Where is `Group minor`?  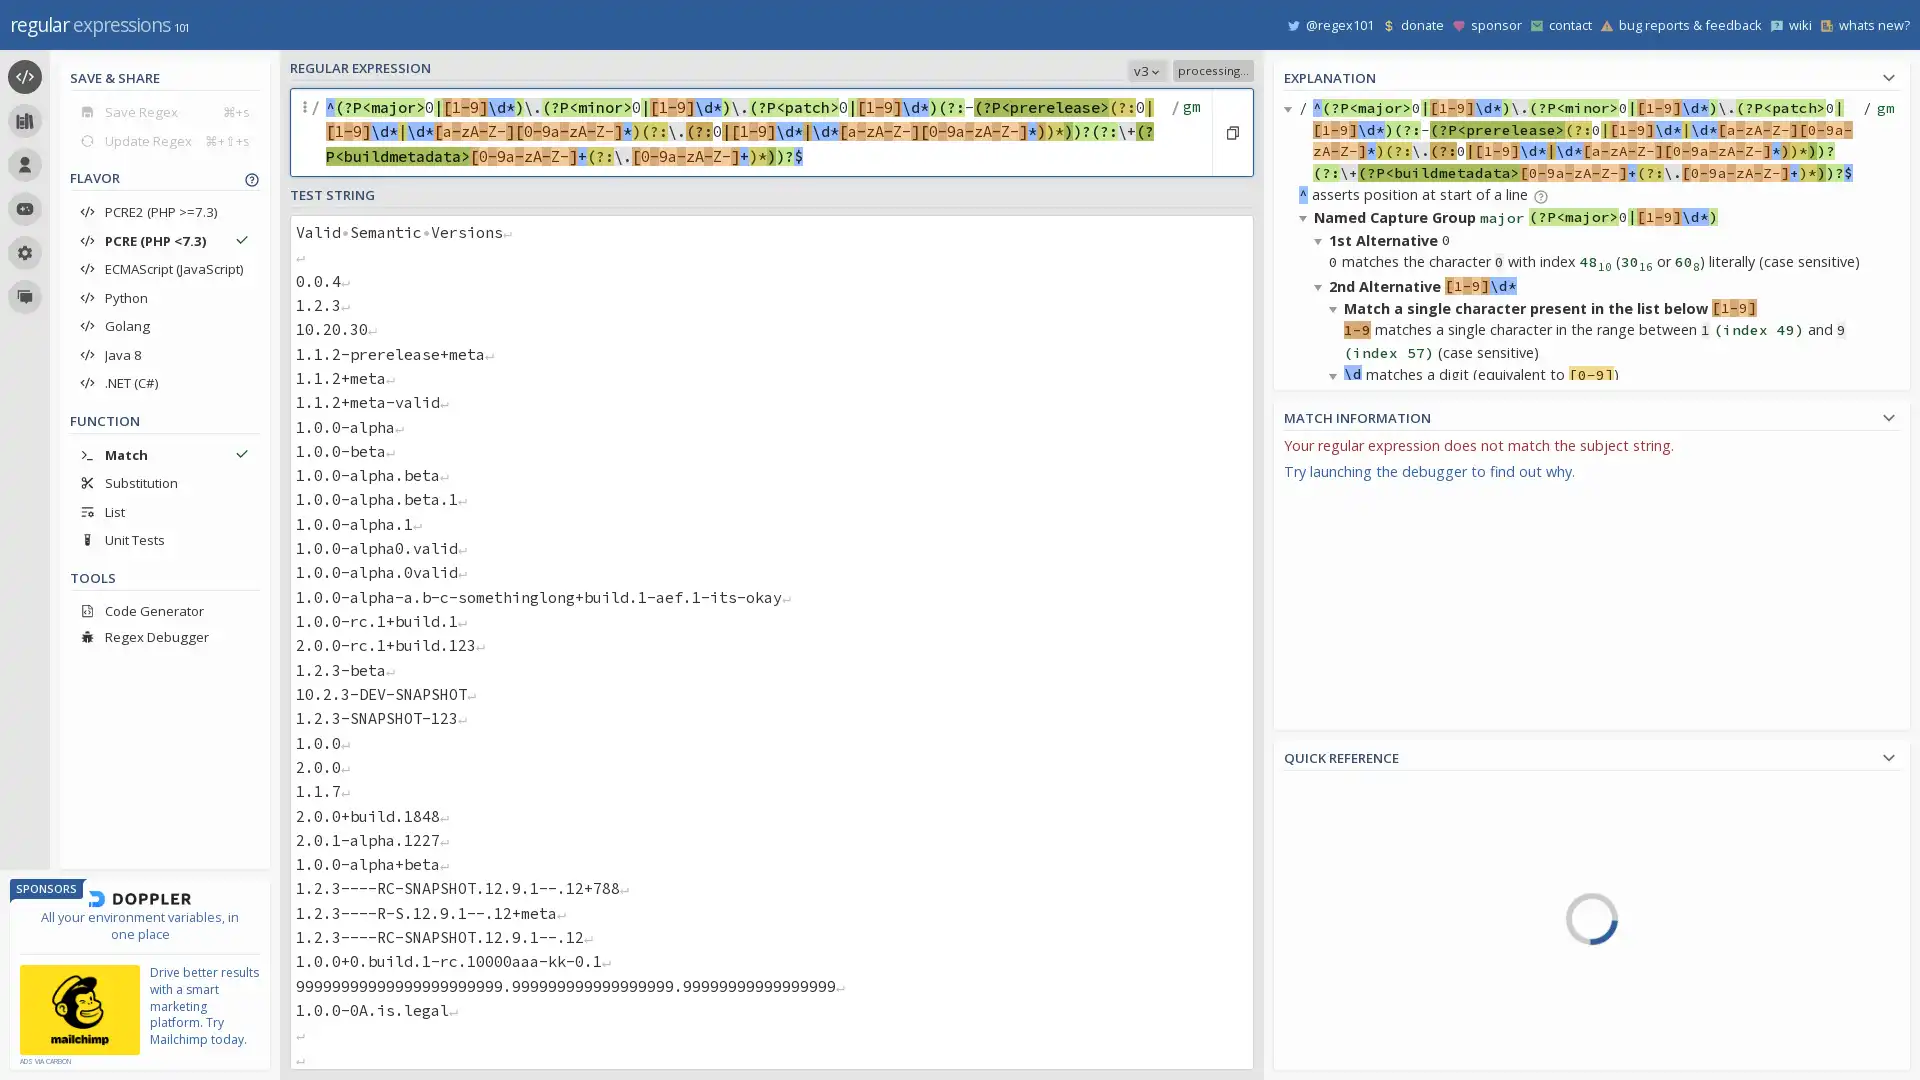
Group minor is located at coordinates (1337, 531).